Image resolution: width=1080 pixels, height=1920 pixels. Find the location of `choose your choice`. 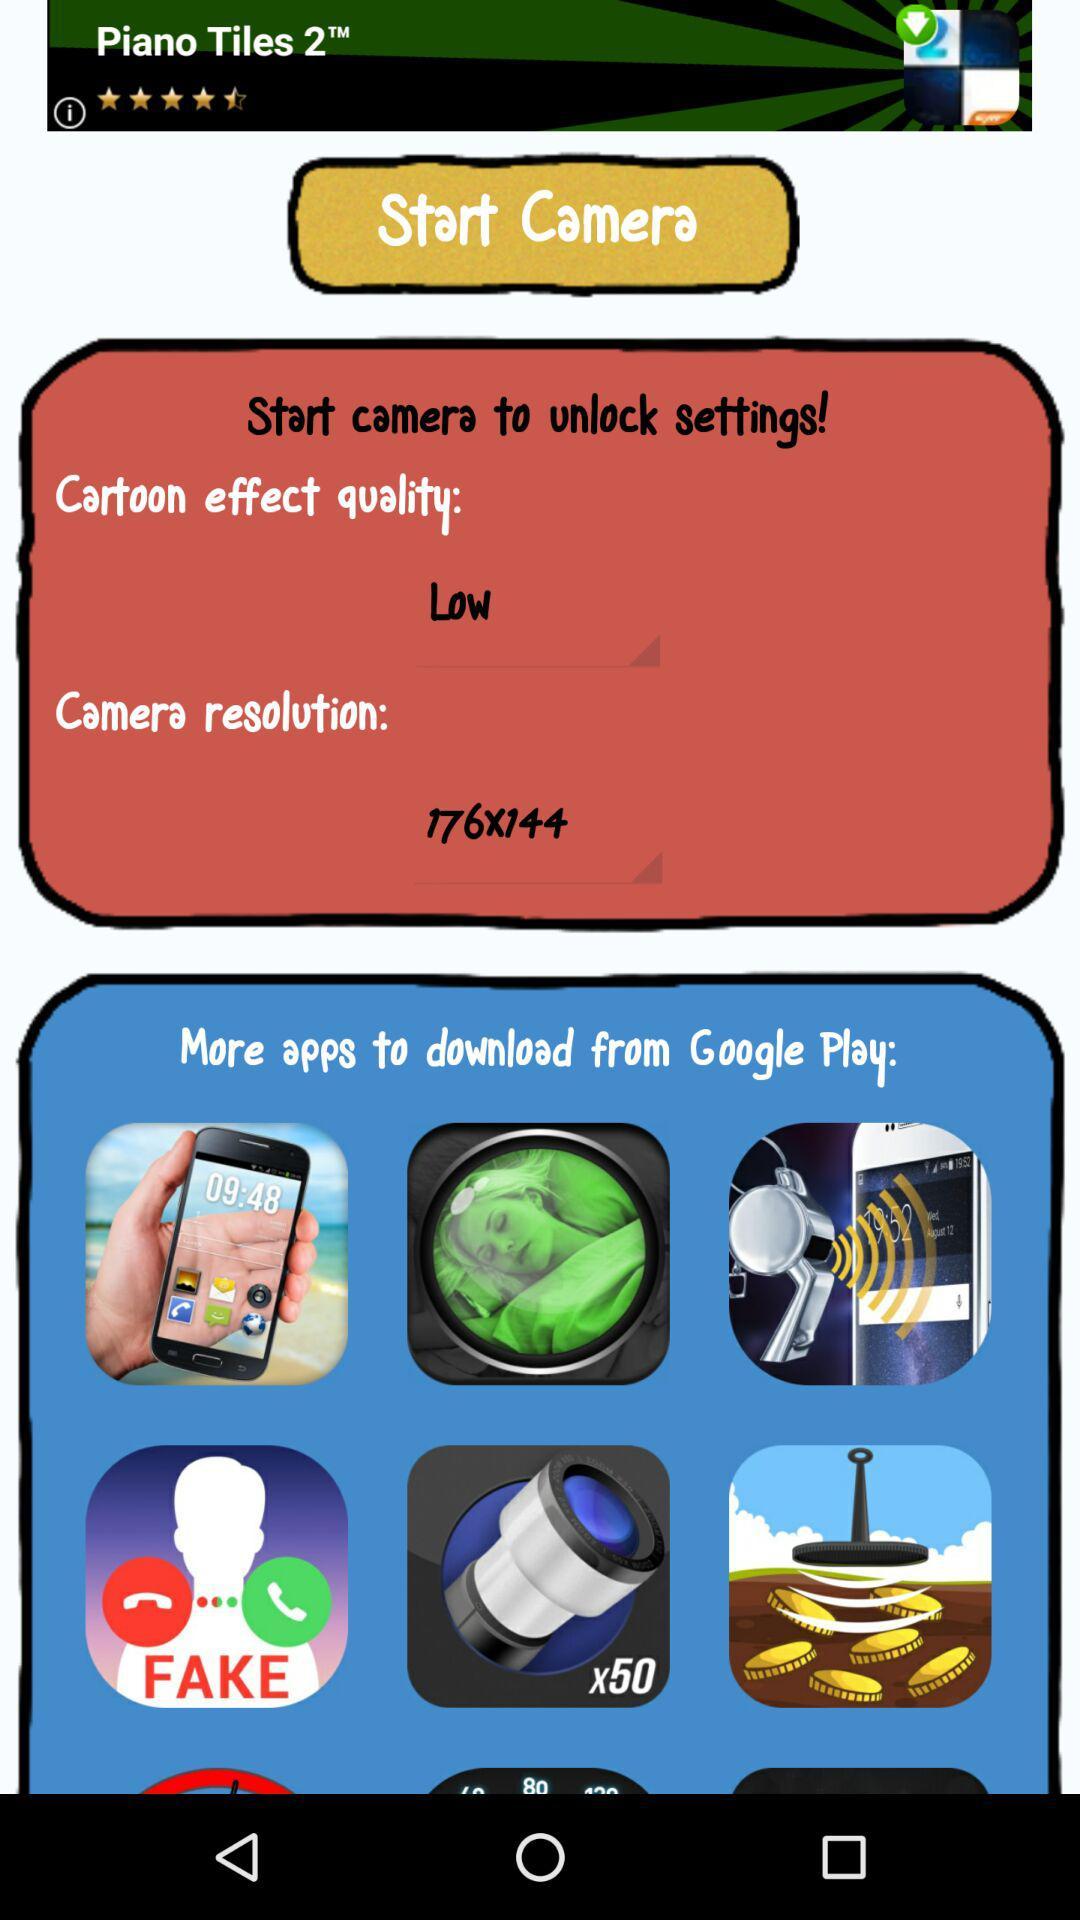

choose your choice is located at coordinates (859, 1575).